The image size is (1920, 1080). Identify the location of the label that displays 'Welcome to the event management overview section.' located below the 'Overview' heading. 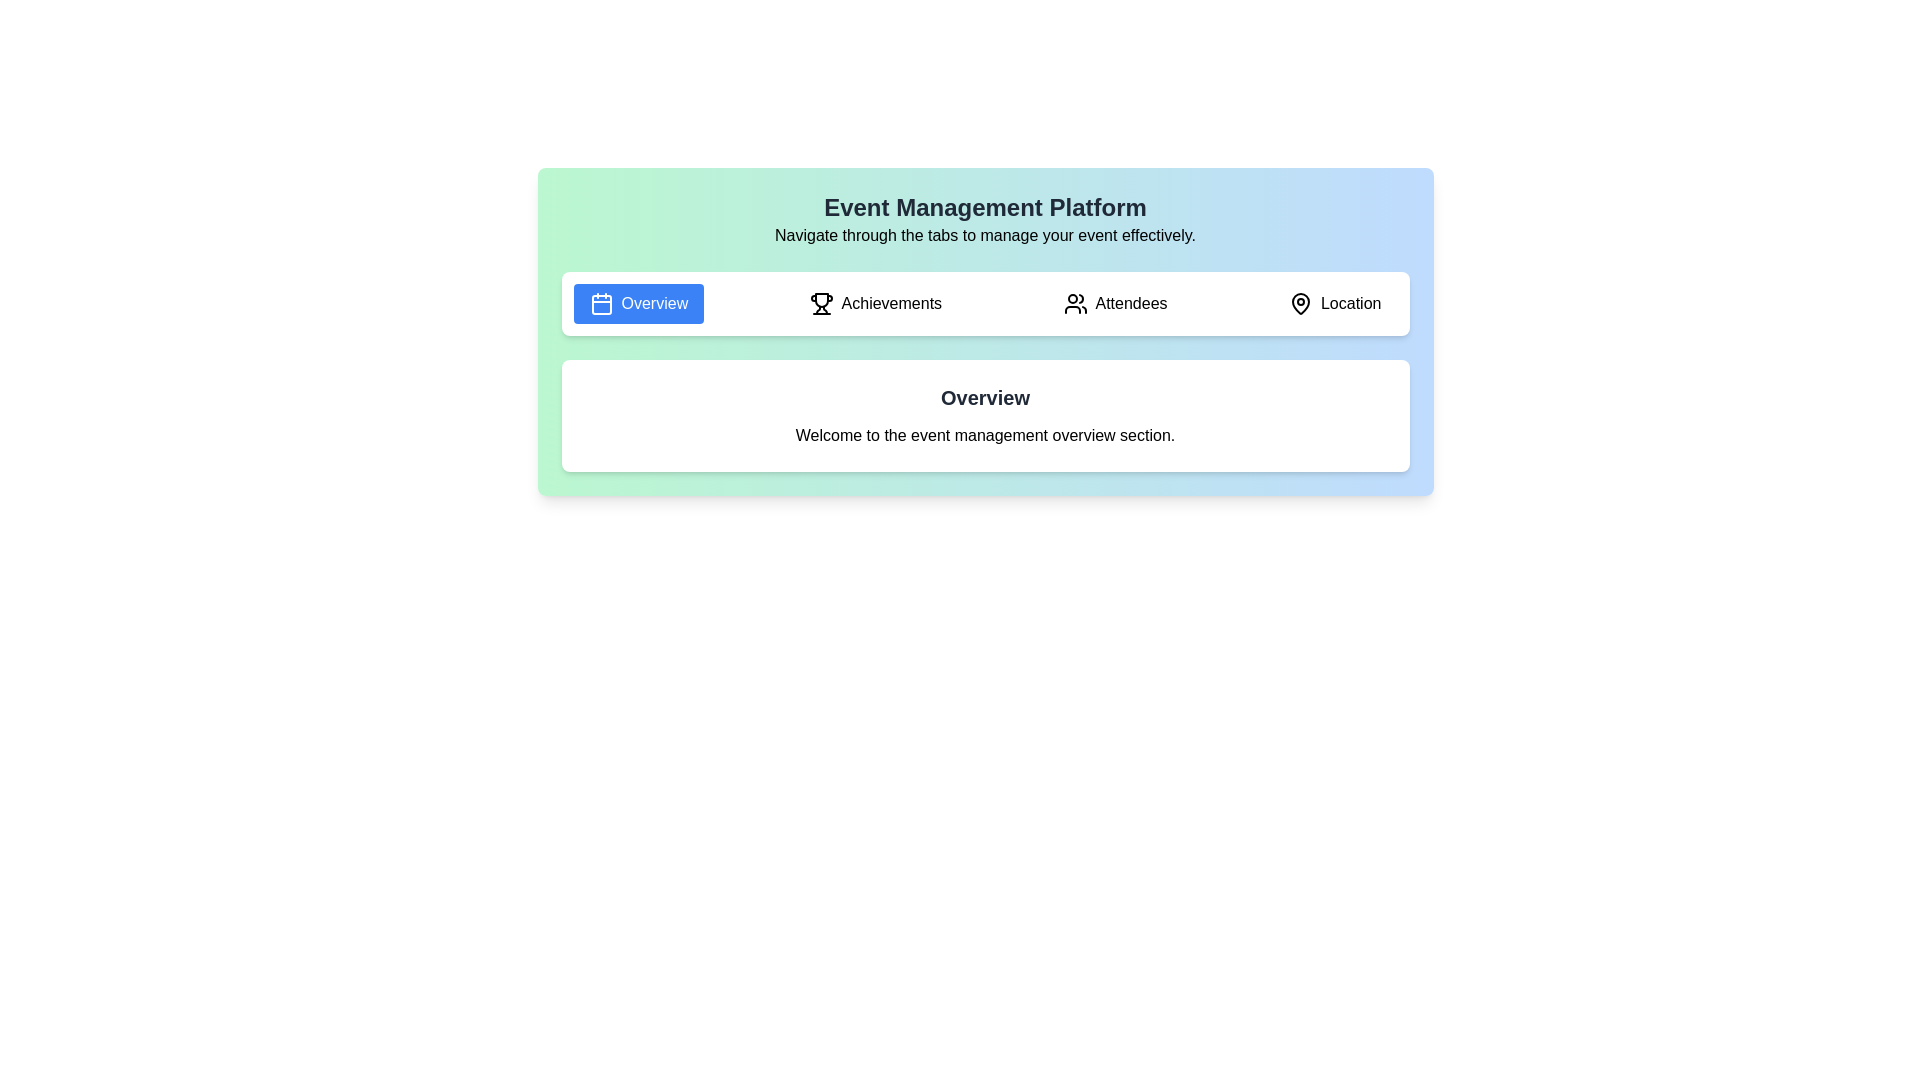
(985, 434).